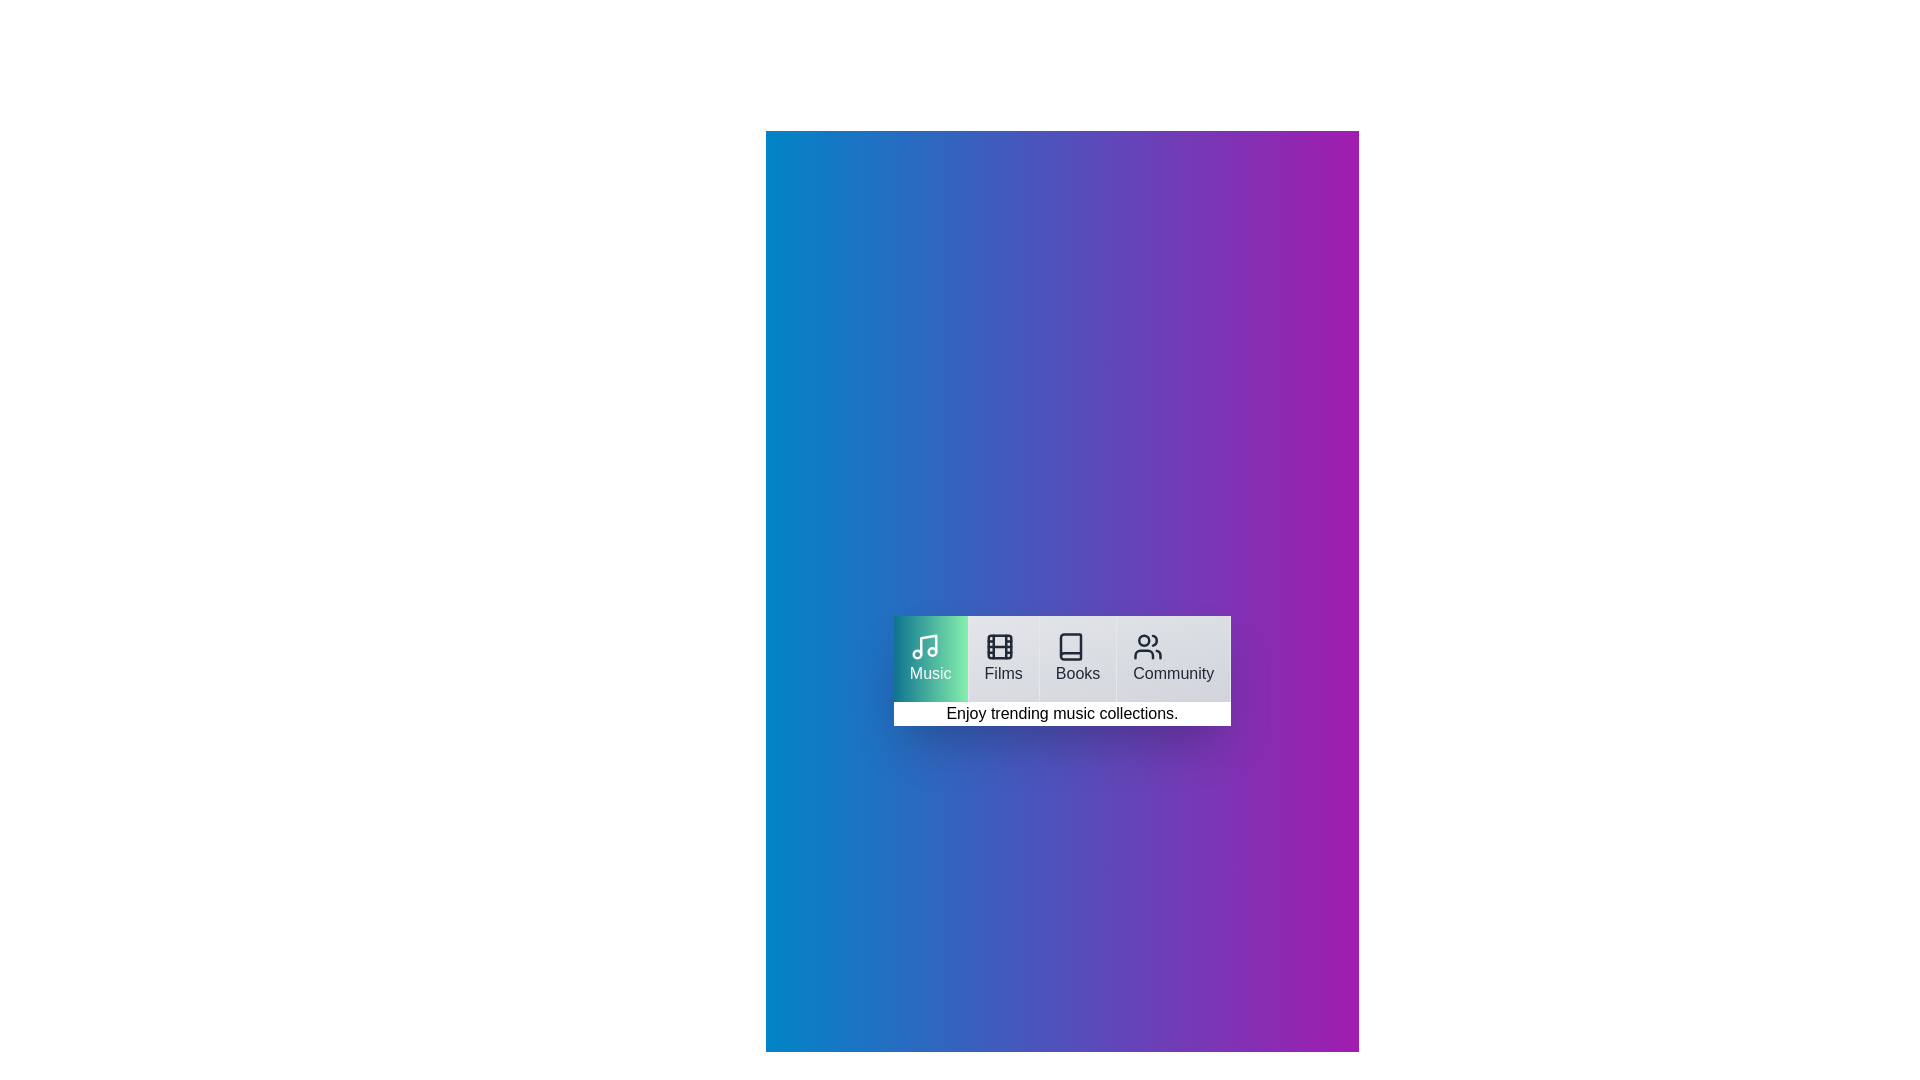 The width and height of the screenshot is (1920, 1080). I want to click on the keyboard navigation on the 'Films' button, so click(1004, 659).